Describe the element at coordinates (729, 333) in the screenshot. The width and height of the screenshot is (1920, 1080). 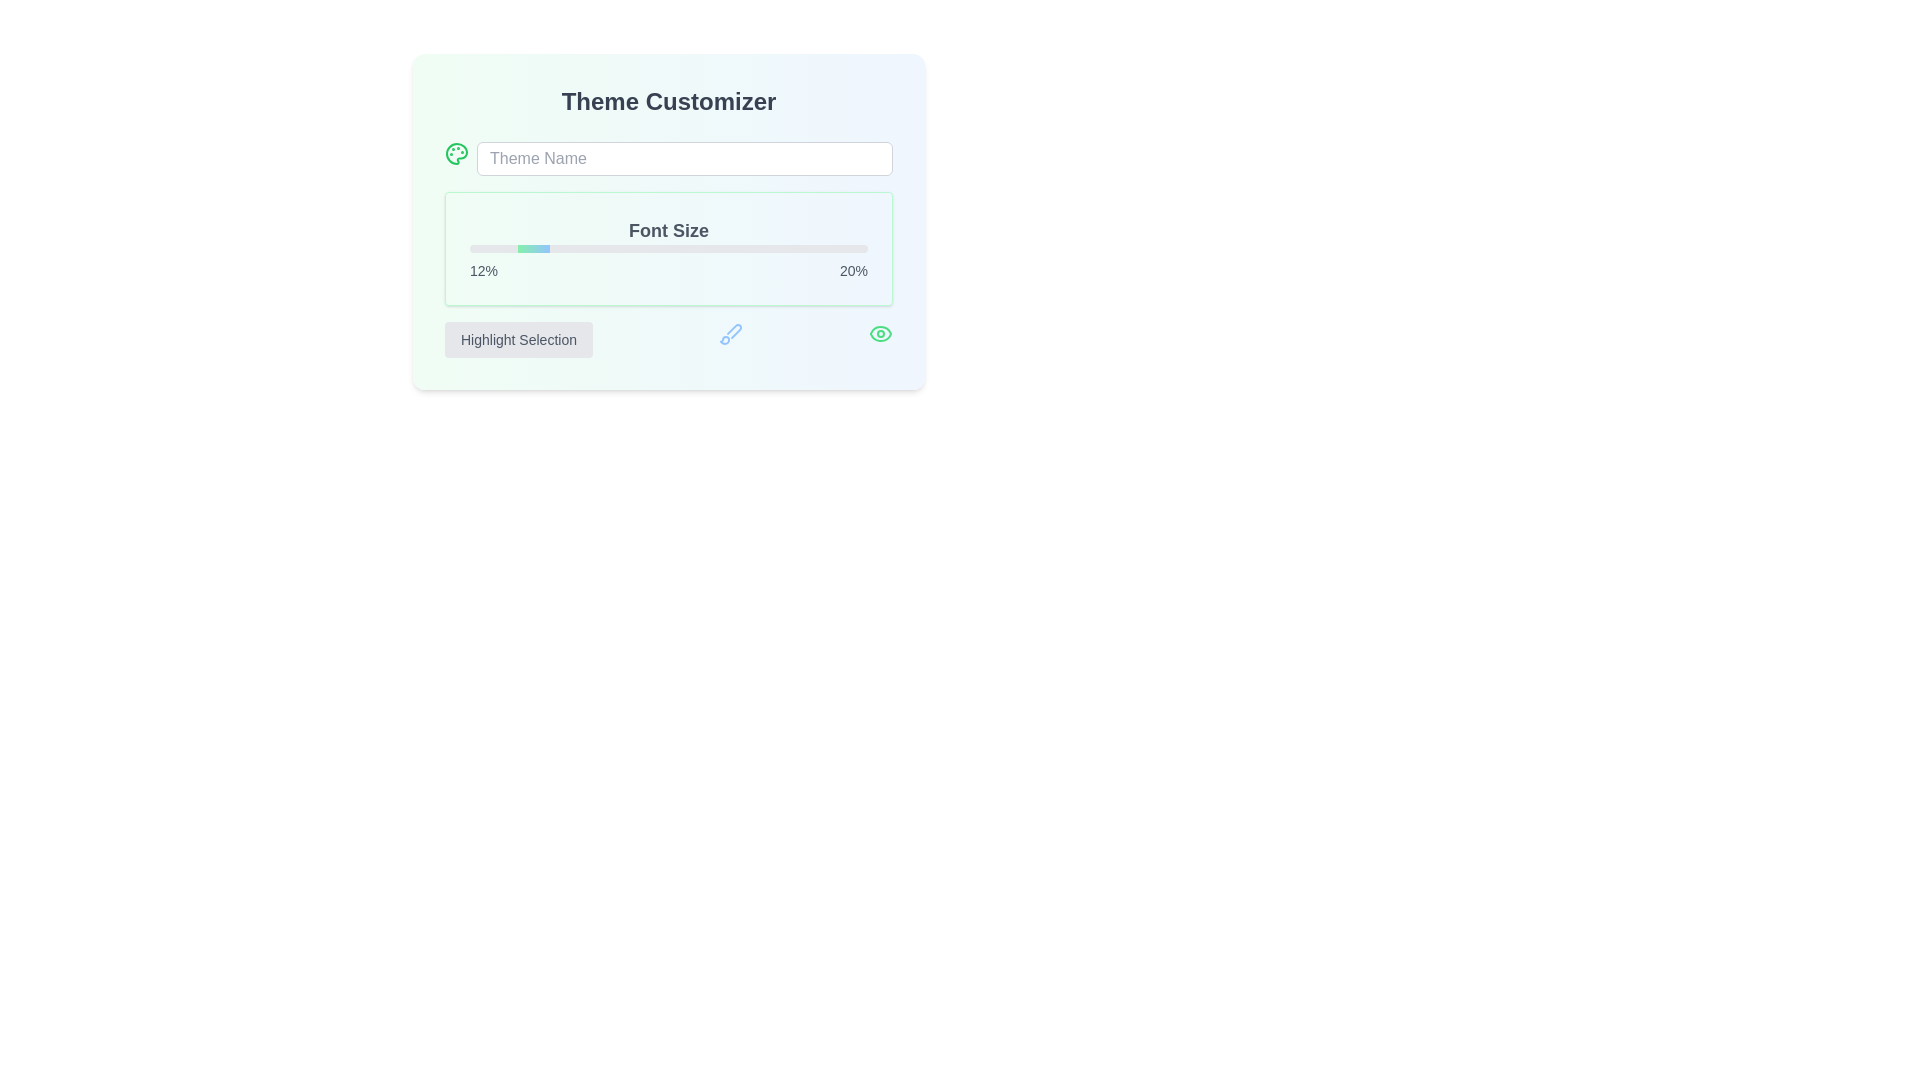
I see `the brush icon located in the 'Highlight Selection' section, positioned to the right of the 'Highlight Selection' button and before the eye action icon` at that location.